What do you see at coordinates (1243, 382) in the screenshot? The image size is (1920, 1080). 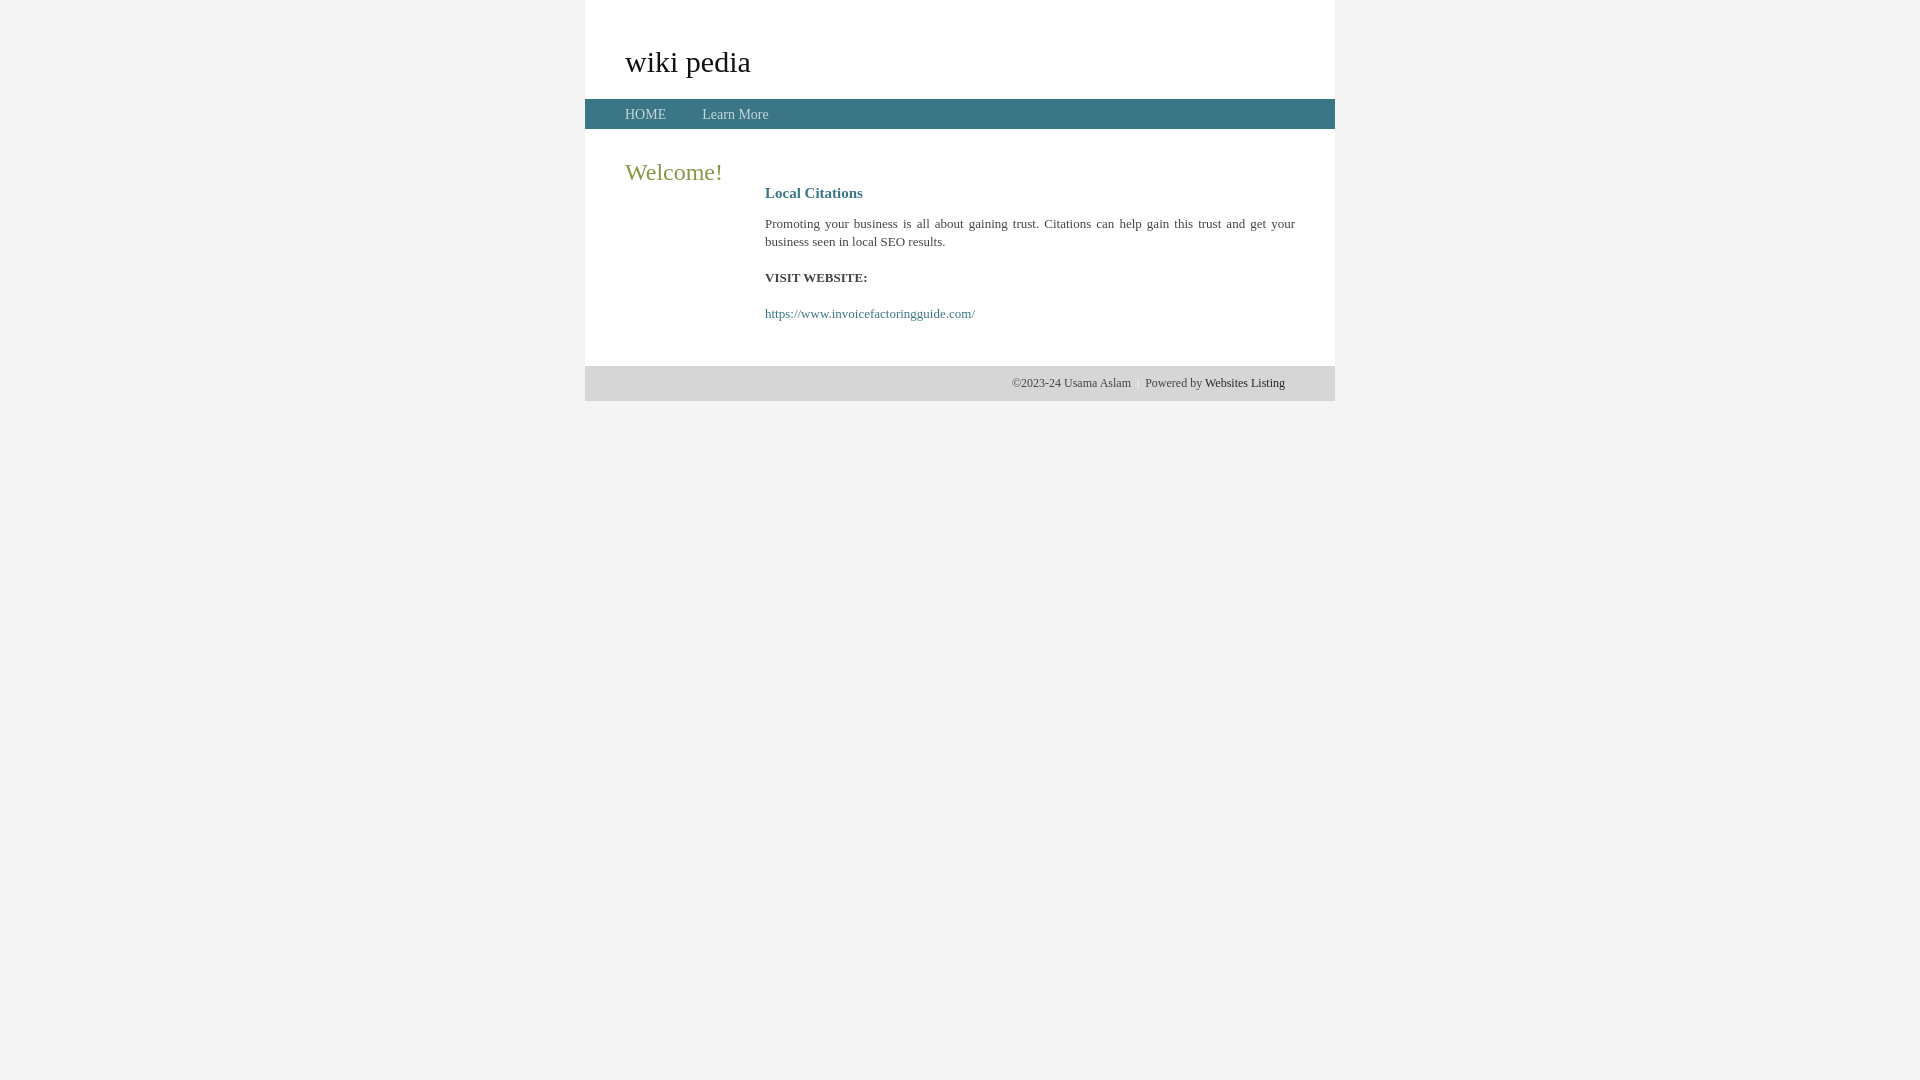 I see `'Websites Listing'` at bounding box center [1243, 382].